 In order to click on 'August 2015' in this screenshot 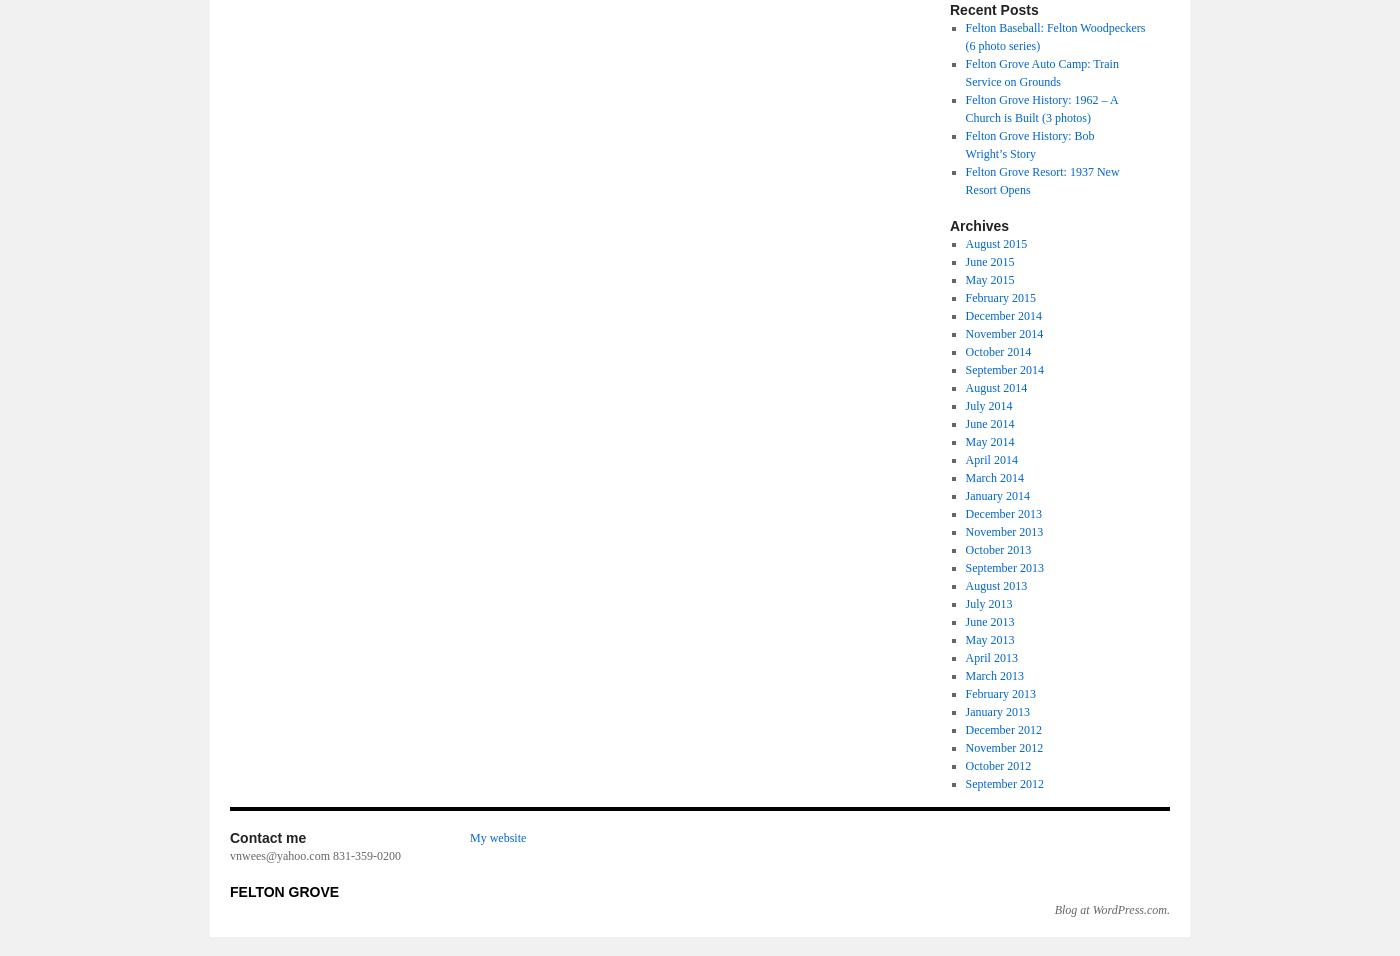, I will do `click(995, 242)`.